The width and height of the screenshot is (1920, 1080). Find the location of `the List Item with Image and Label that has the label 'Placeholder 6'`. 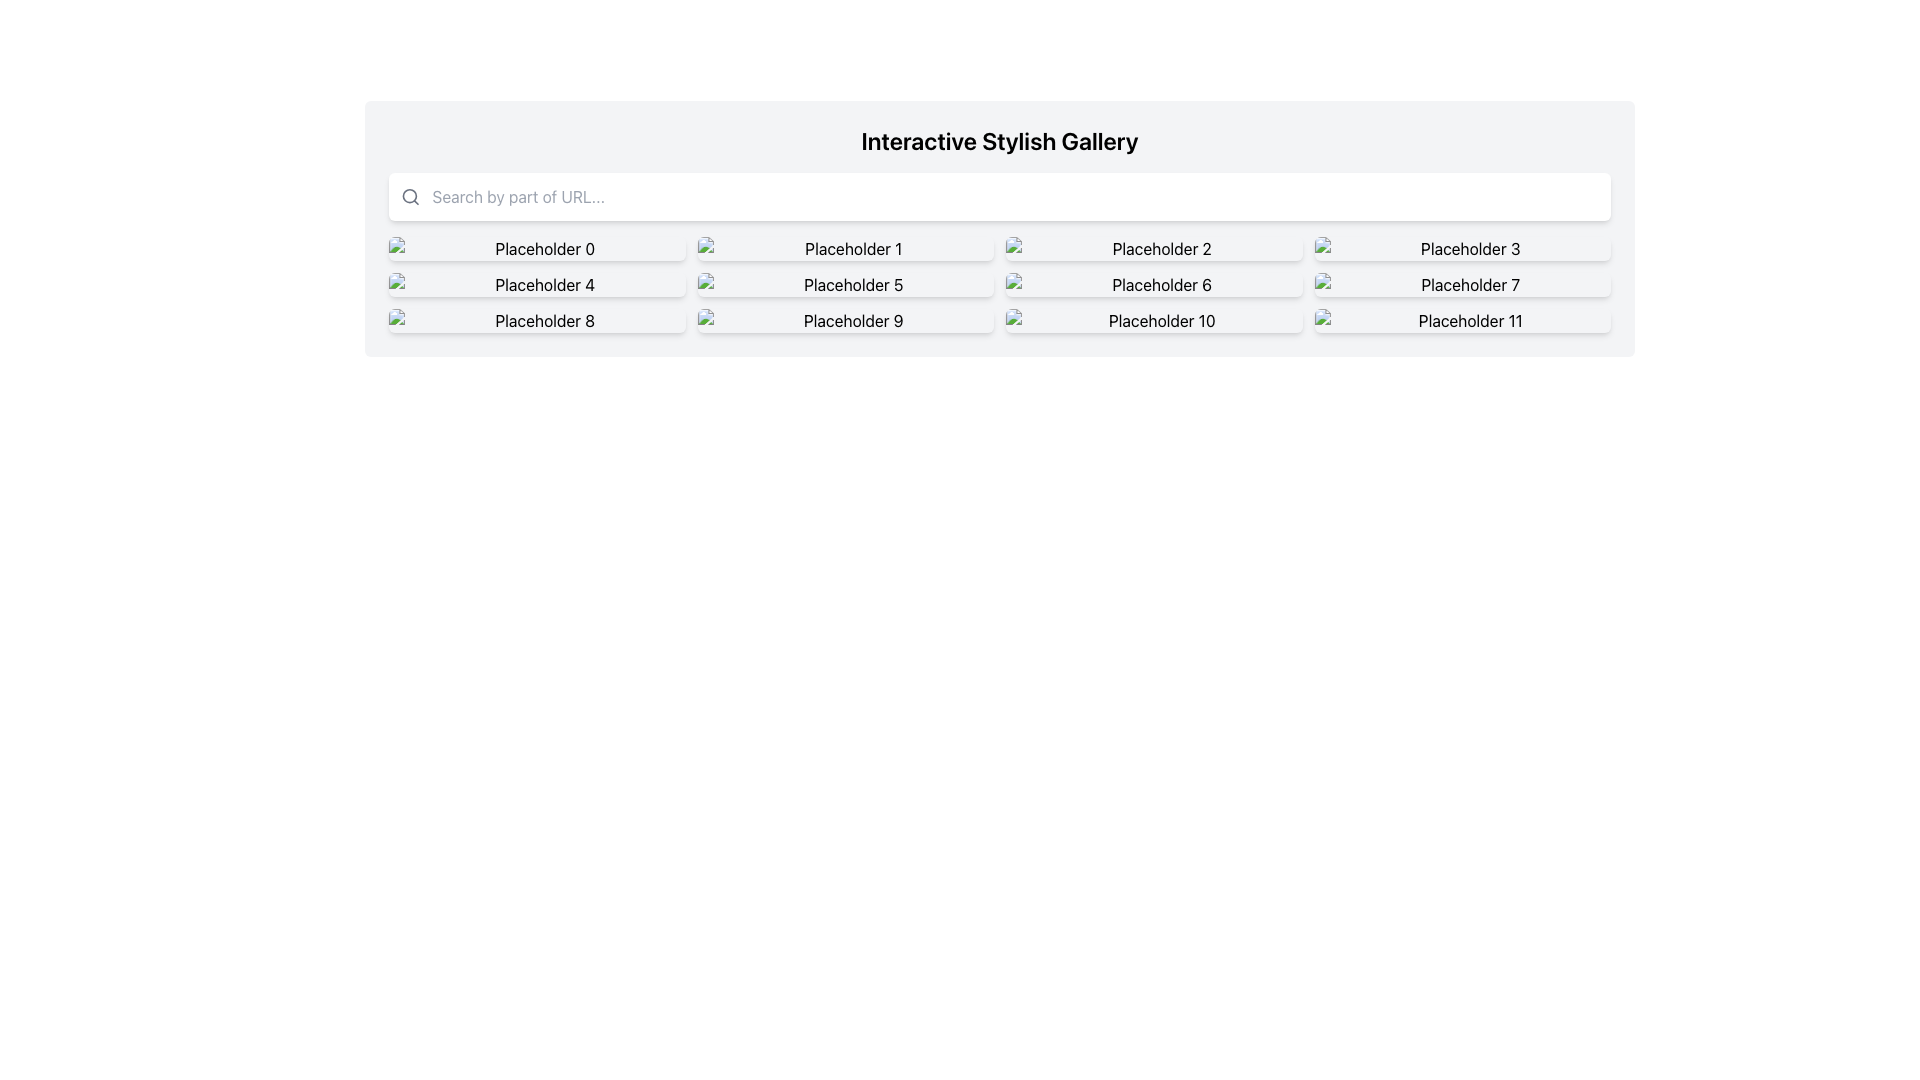

the List Item with Image and Label that has the label 'Placeholder 6' is located at coordinates (1154, 285).